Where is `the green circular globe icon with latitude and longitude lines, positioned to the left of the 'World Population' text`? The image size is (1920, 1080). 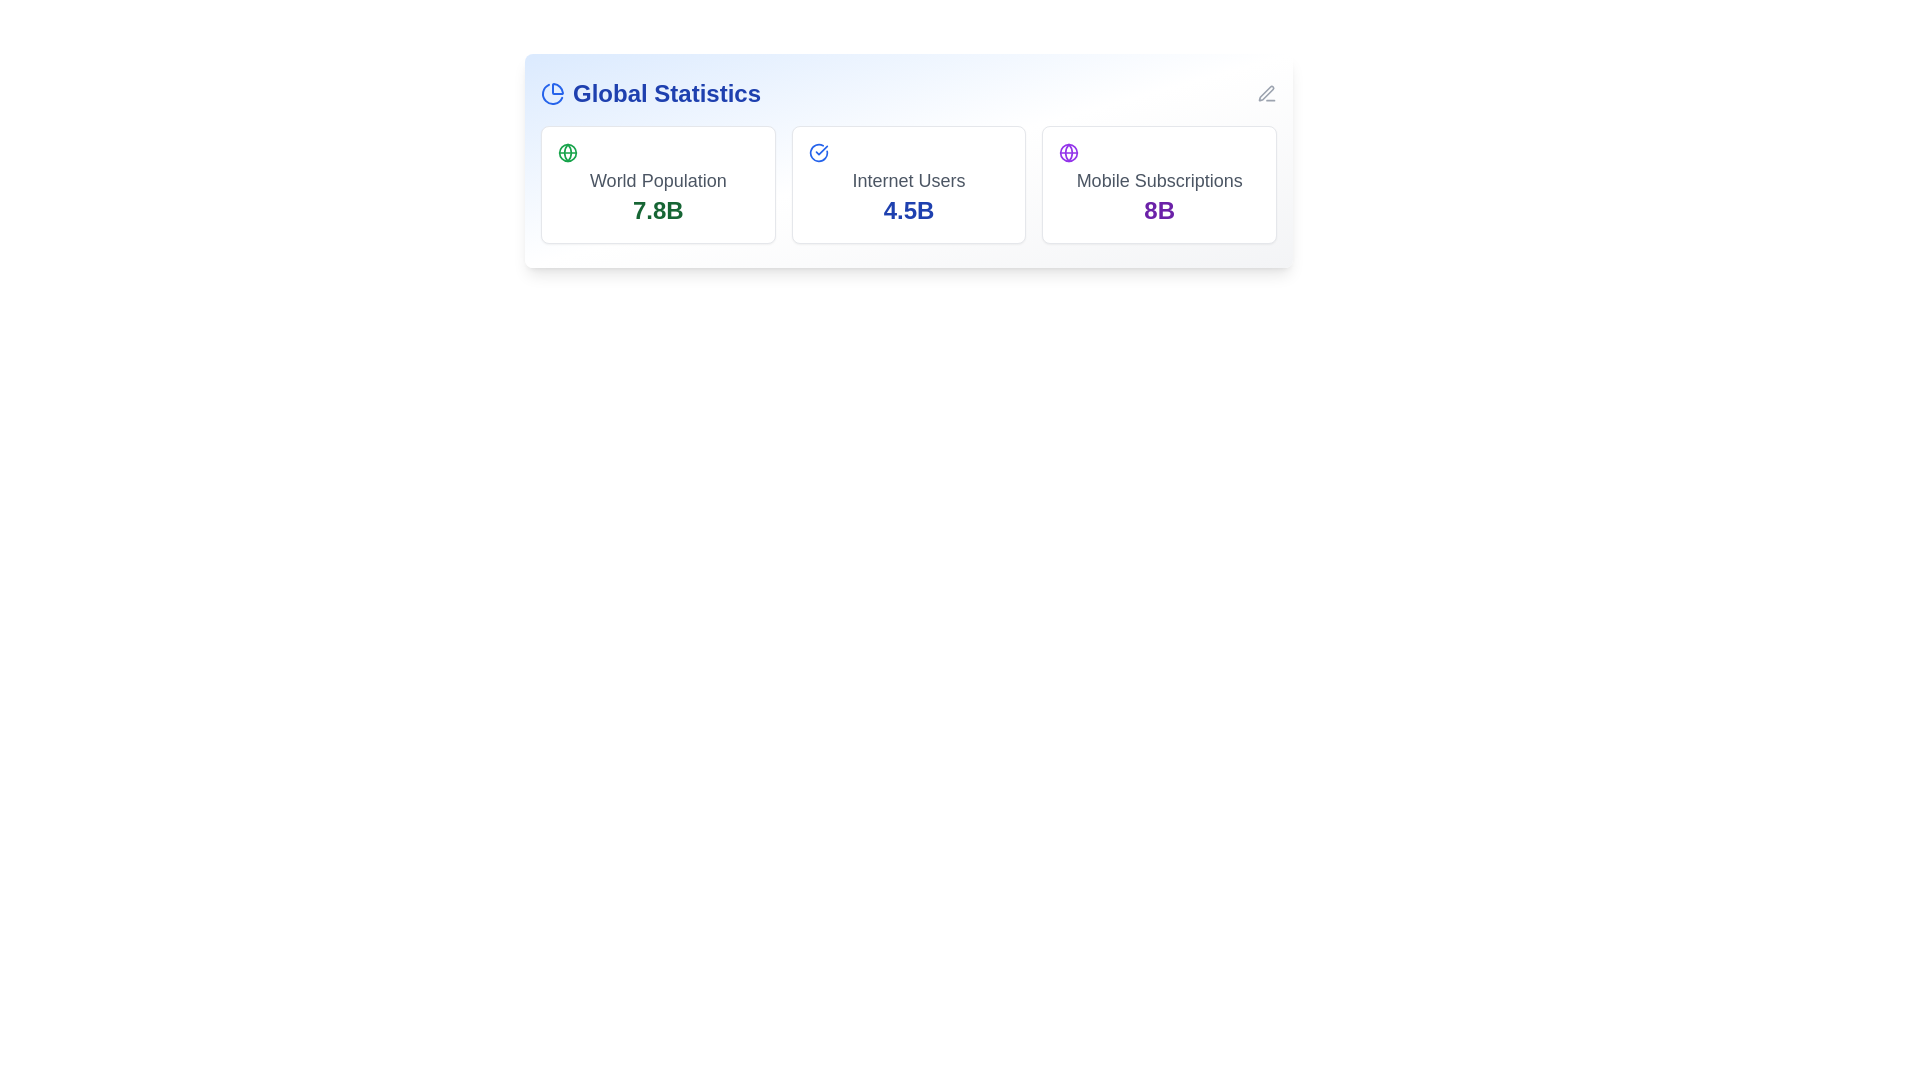
the green circular globe icon with latitude and longitude lines, positioned to the left of the 'World Population' text is located at coordinates (566, 152).